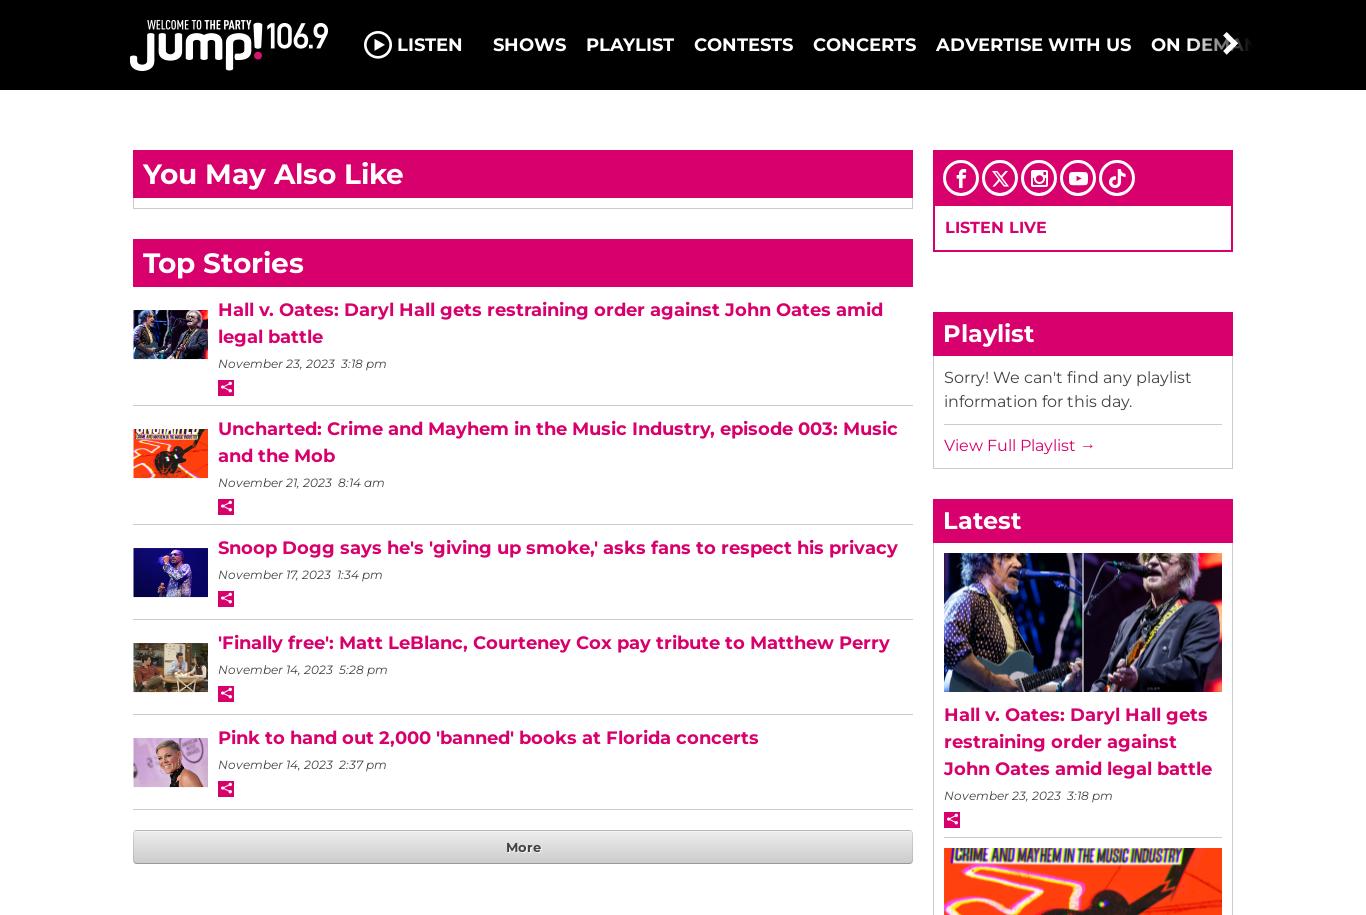  Describe the element at coordinates (217, 573) in the screenshot. I see `'November 17, 2023  1:34 pm'` at that location.